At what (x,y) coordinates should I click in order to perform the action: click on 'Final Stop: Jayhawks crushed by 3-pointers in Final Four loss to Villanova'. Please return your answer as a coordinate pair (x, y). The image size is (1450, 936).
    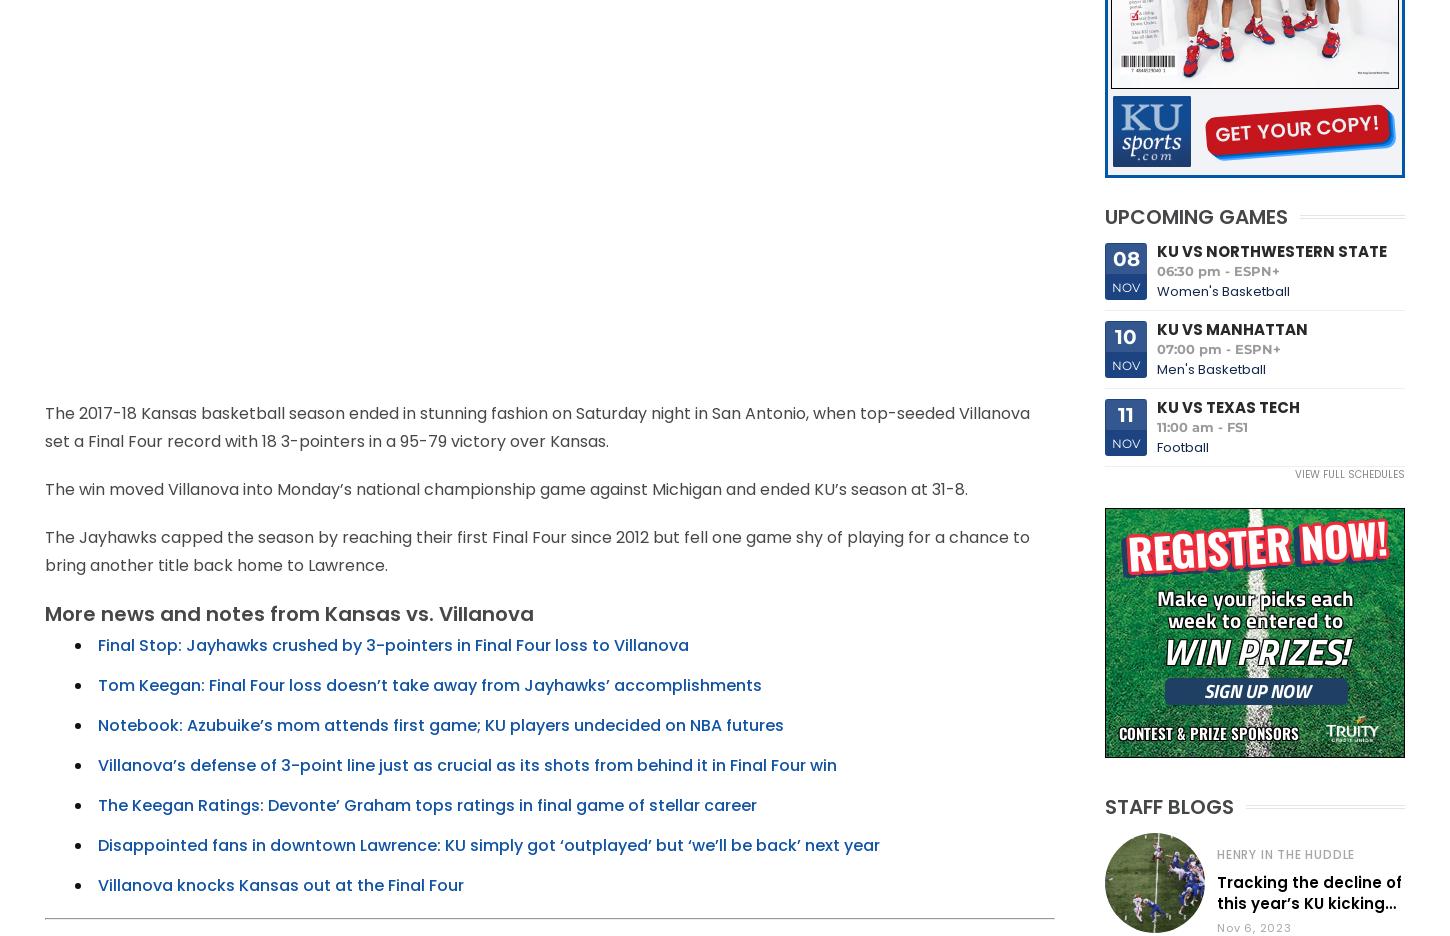
    Looking at the image, I should click on (98, 644).